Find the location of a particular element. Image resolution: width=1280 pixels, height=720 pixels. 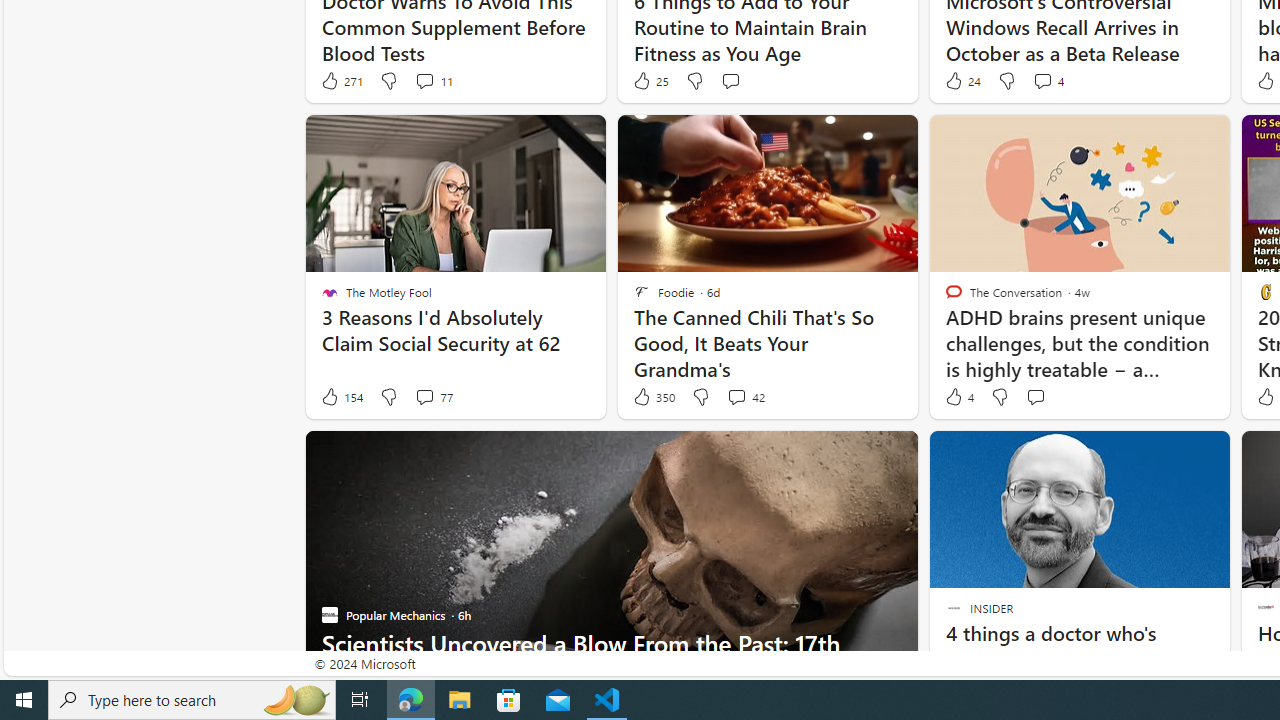

'View comments 42 Comment' is located at coordinates (735, 397).